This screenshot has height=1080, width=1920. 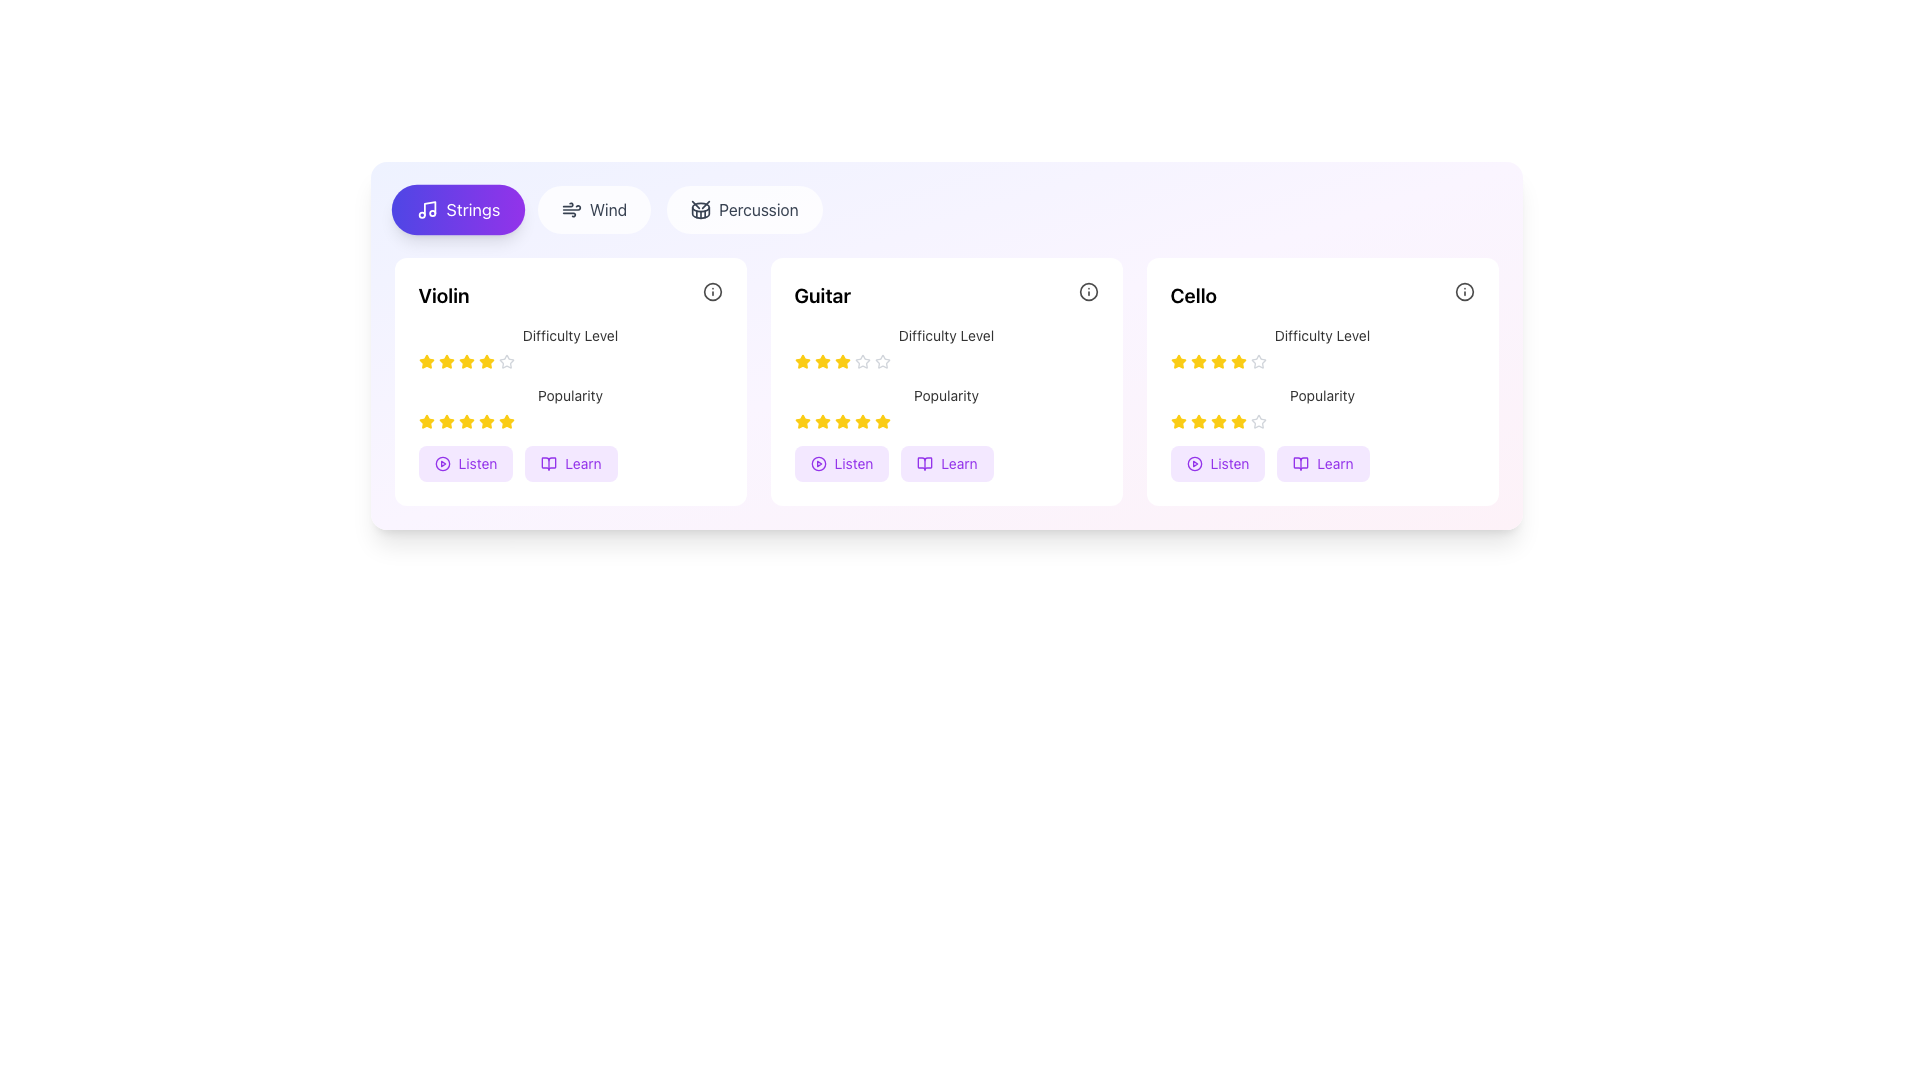 I want to click on the fourth star icon in the horizontal row of rating stars under the 'Difficulty Level' section for 'Guitar' in the second card of the interface, so click(x=862, y=362).